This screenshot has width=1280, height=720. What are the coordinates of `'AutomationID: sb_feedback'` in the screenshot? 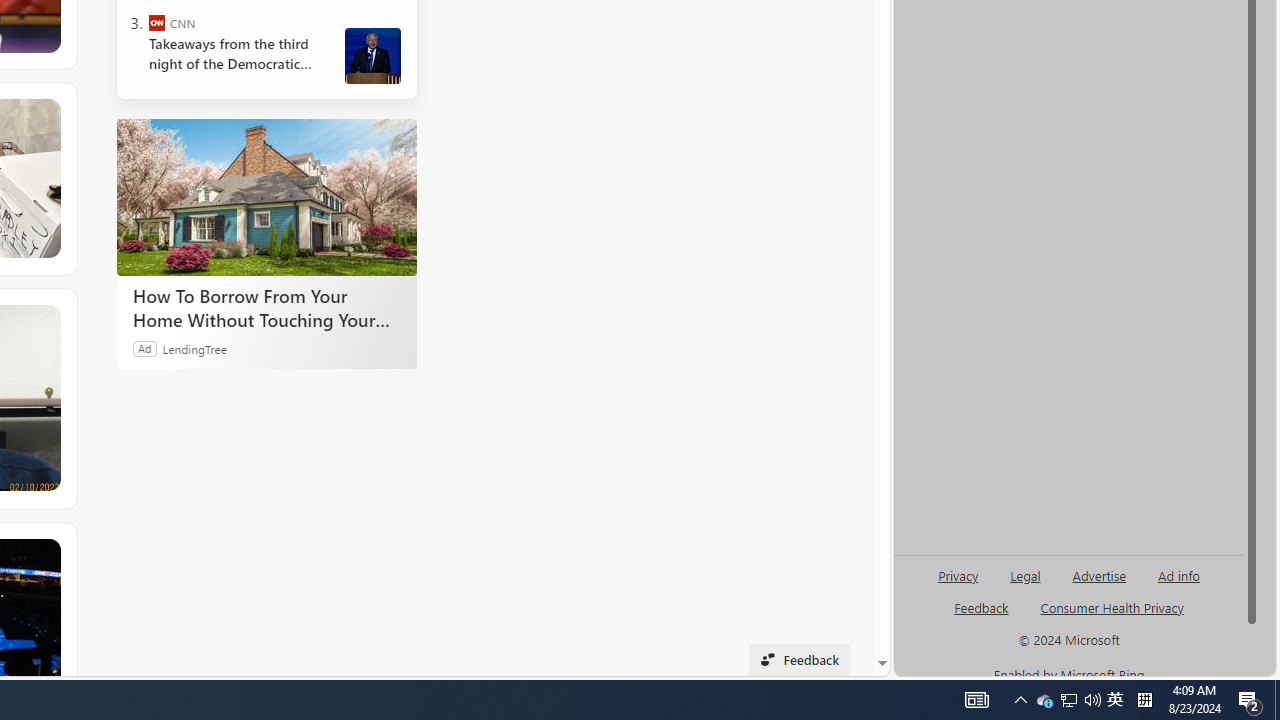 It's located at (981, 606).